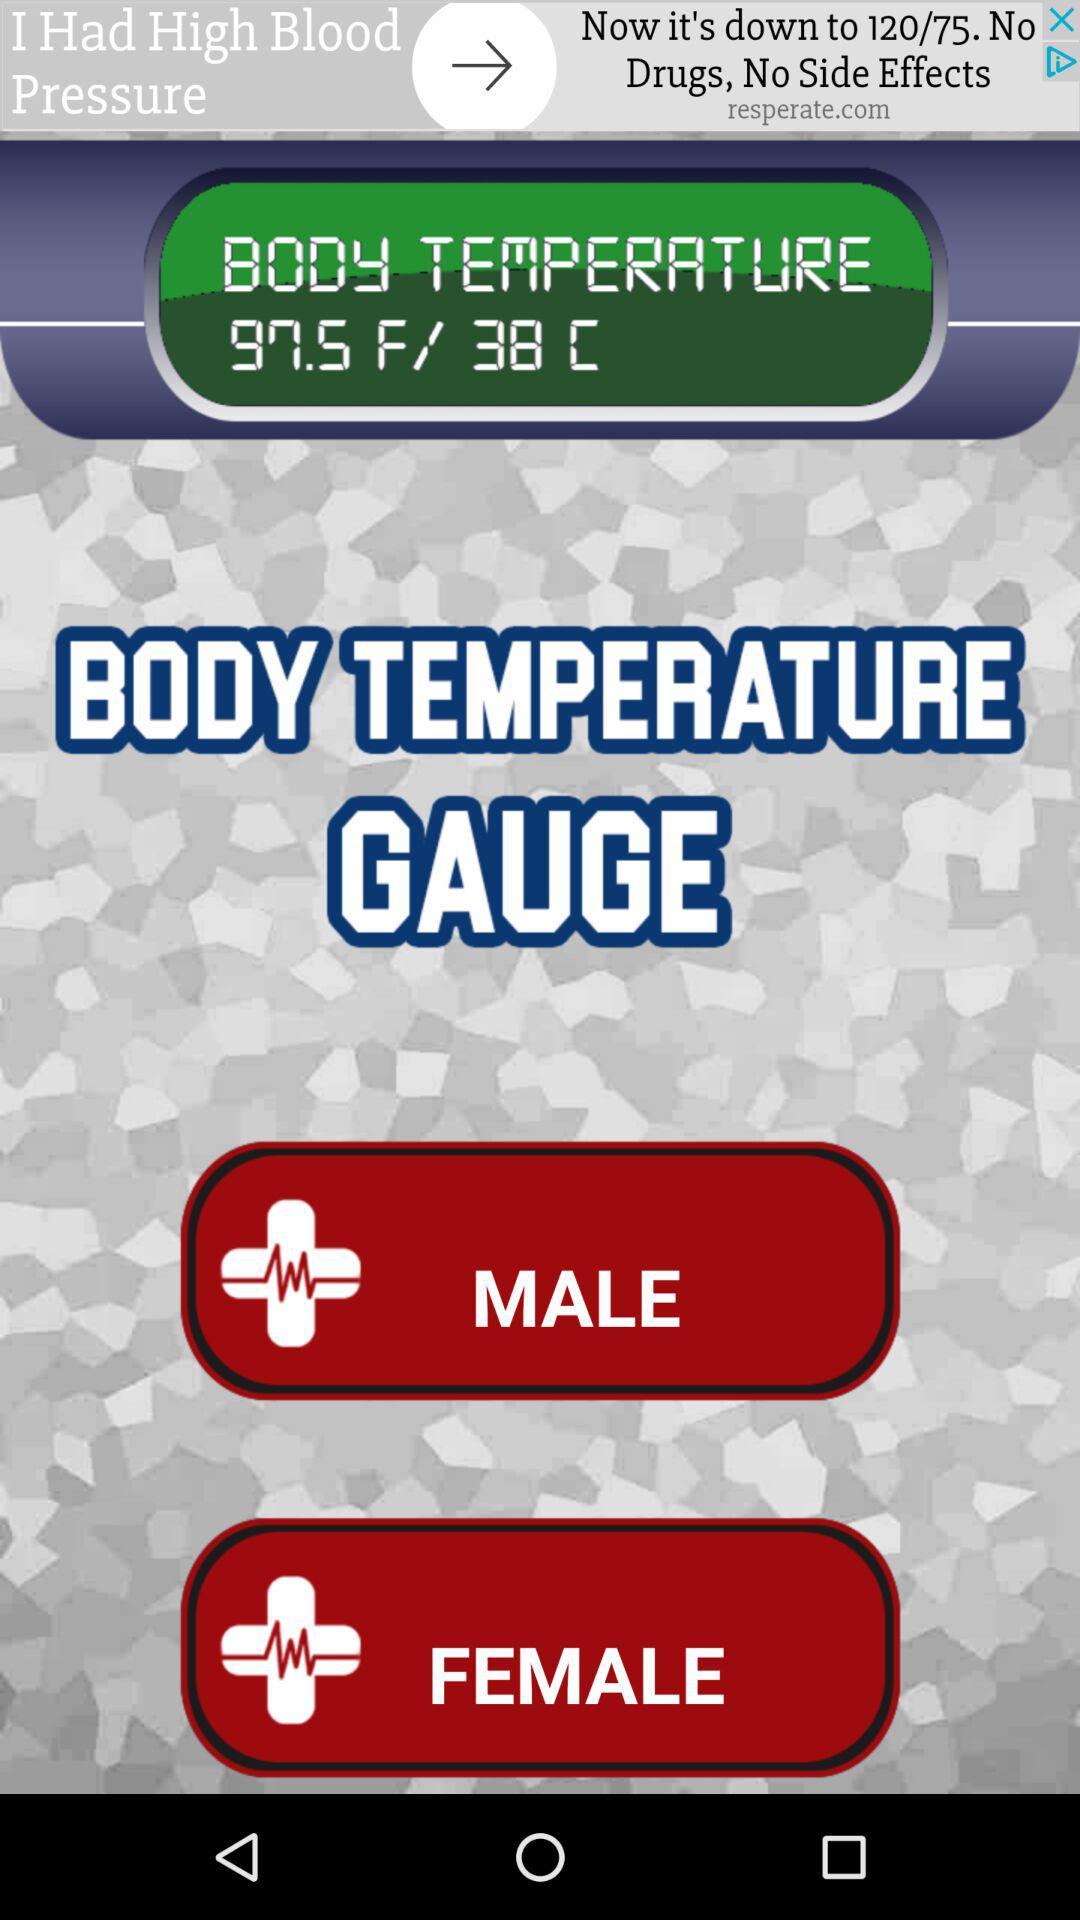  Describe the element at coordinates (540, 65) in the screenshot. I see `next` at that location.